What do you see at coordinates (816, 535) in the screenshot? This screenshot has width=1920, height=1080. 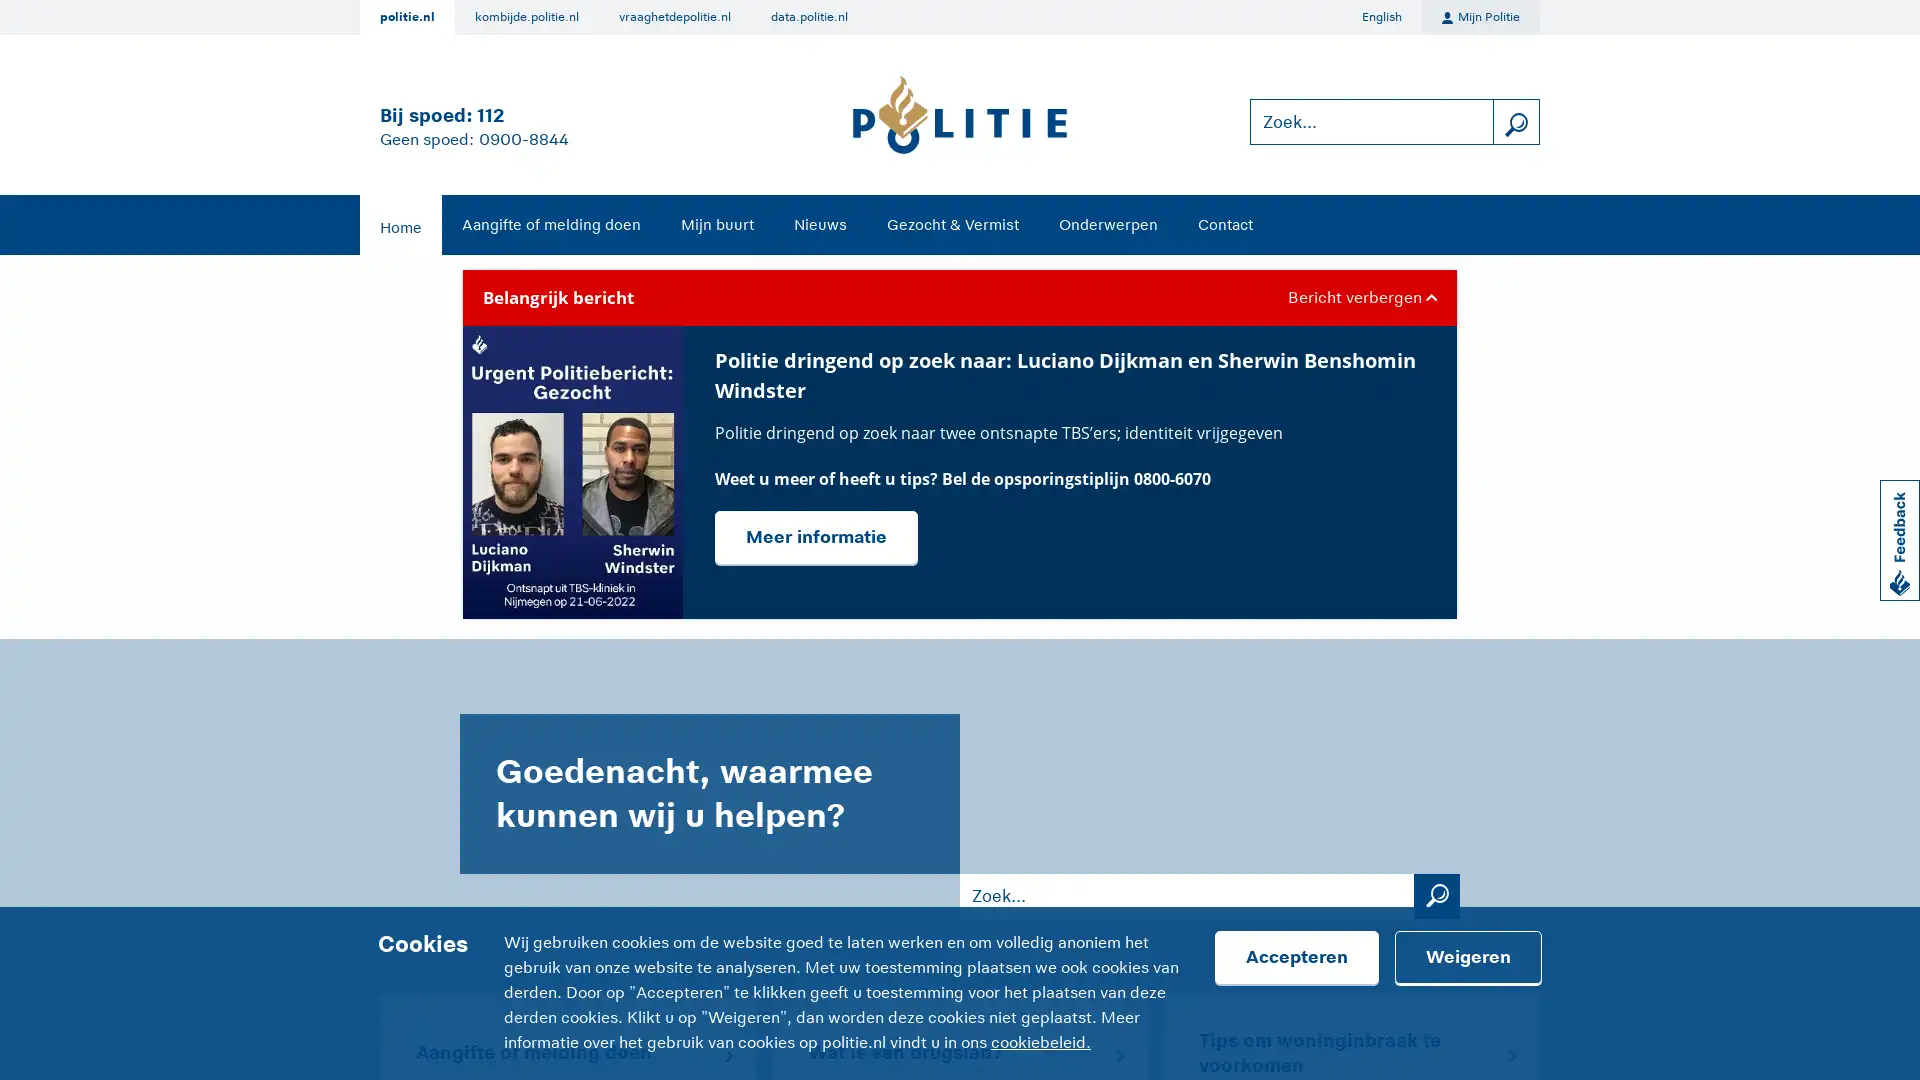 I see `Meer informatie` at bounding box center [816, 535].